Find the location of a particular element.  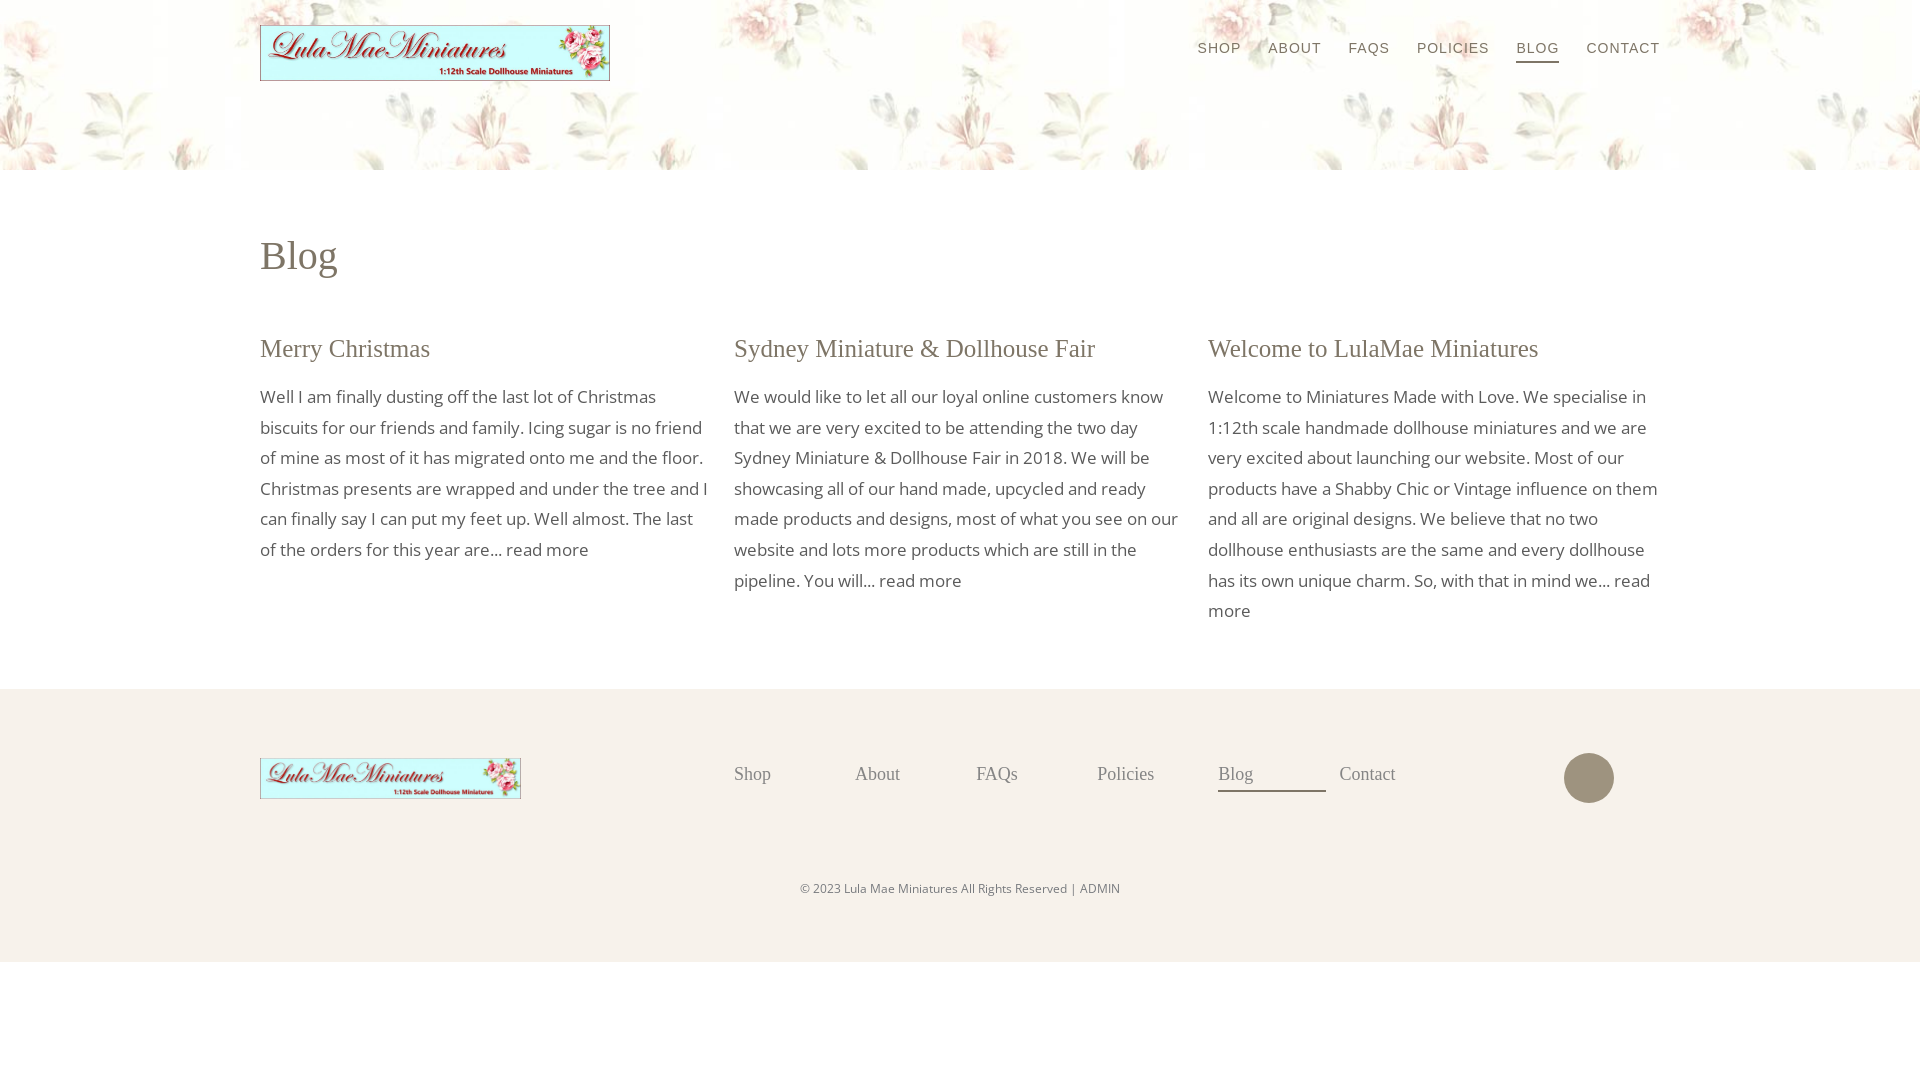

'ABOUT' is located at coordinates (1282, 34).